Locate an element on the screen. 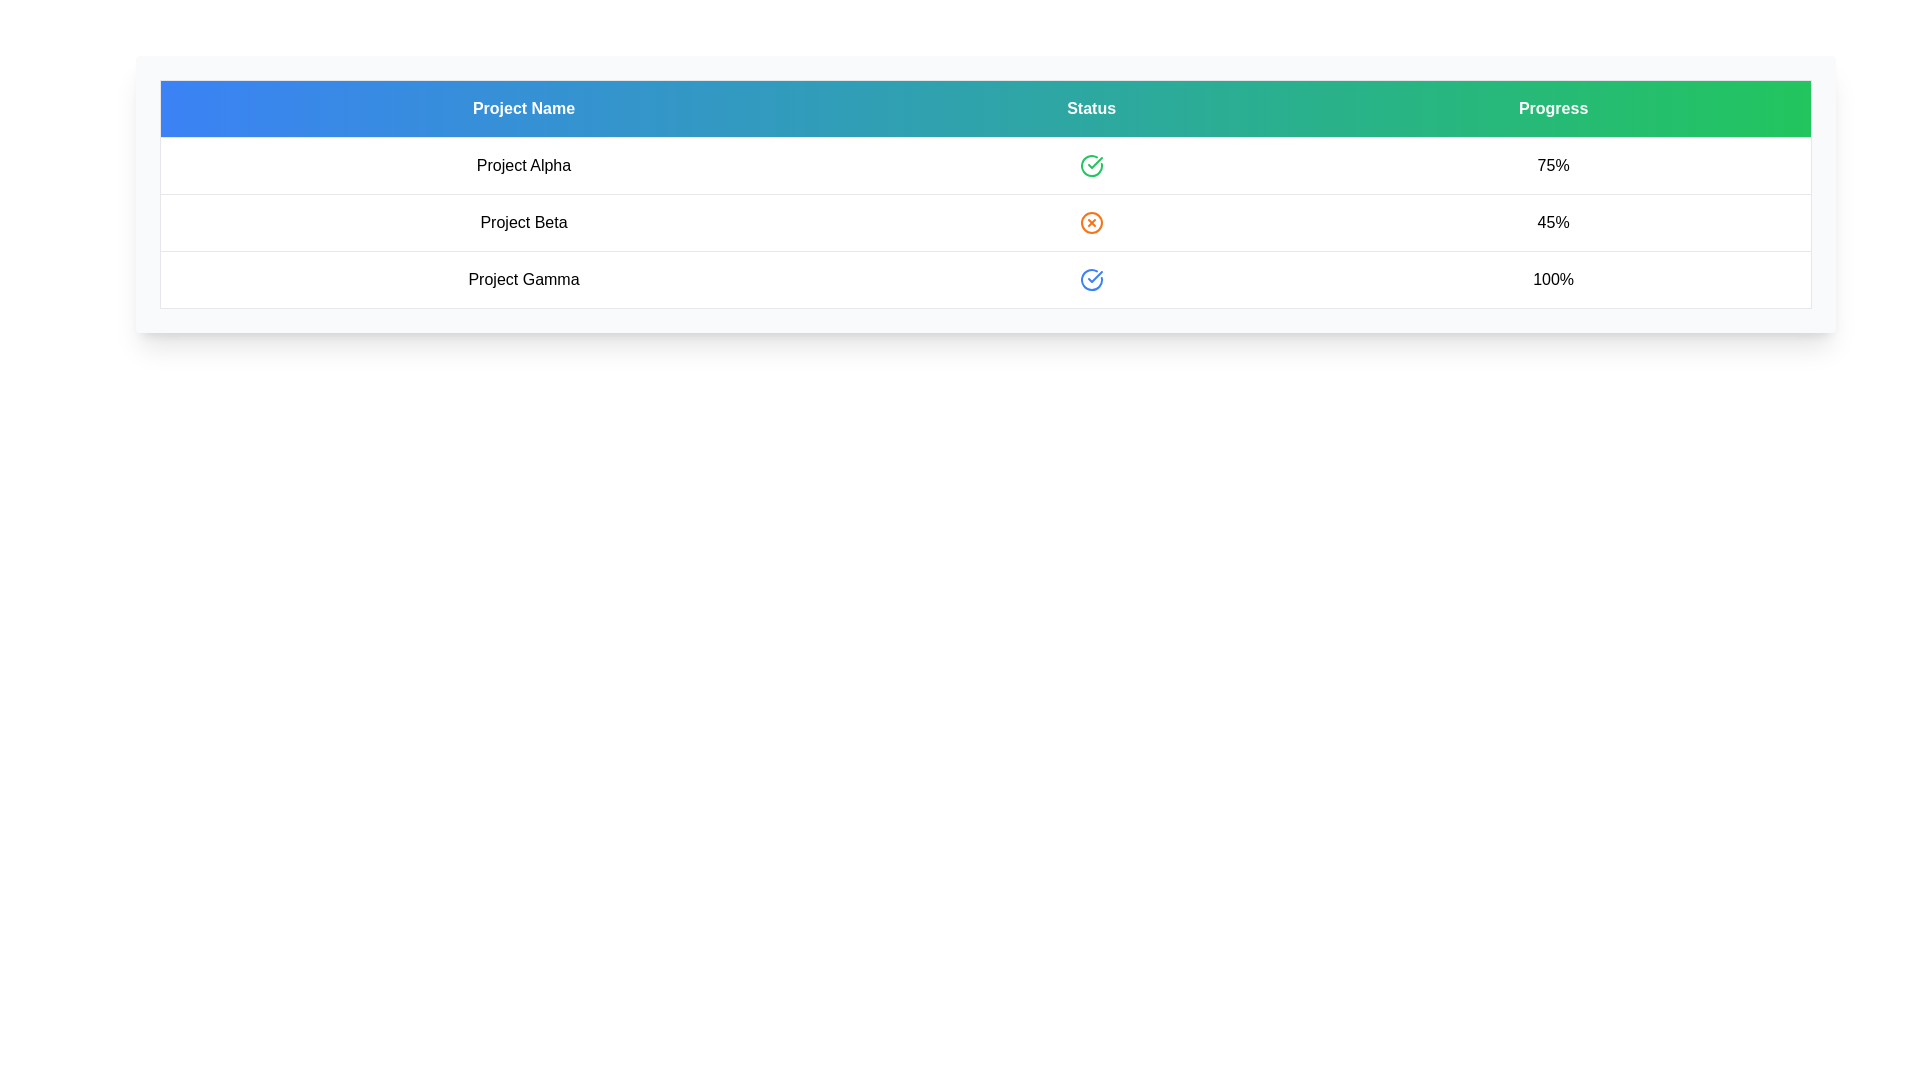  the status icon for the project Project Beta is located at coordinates (1090, 223).